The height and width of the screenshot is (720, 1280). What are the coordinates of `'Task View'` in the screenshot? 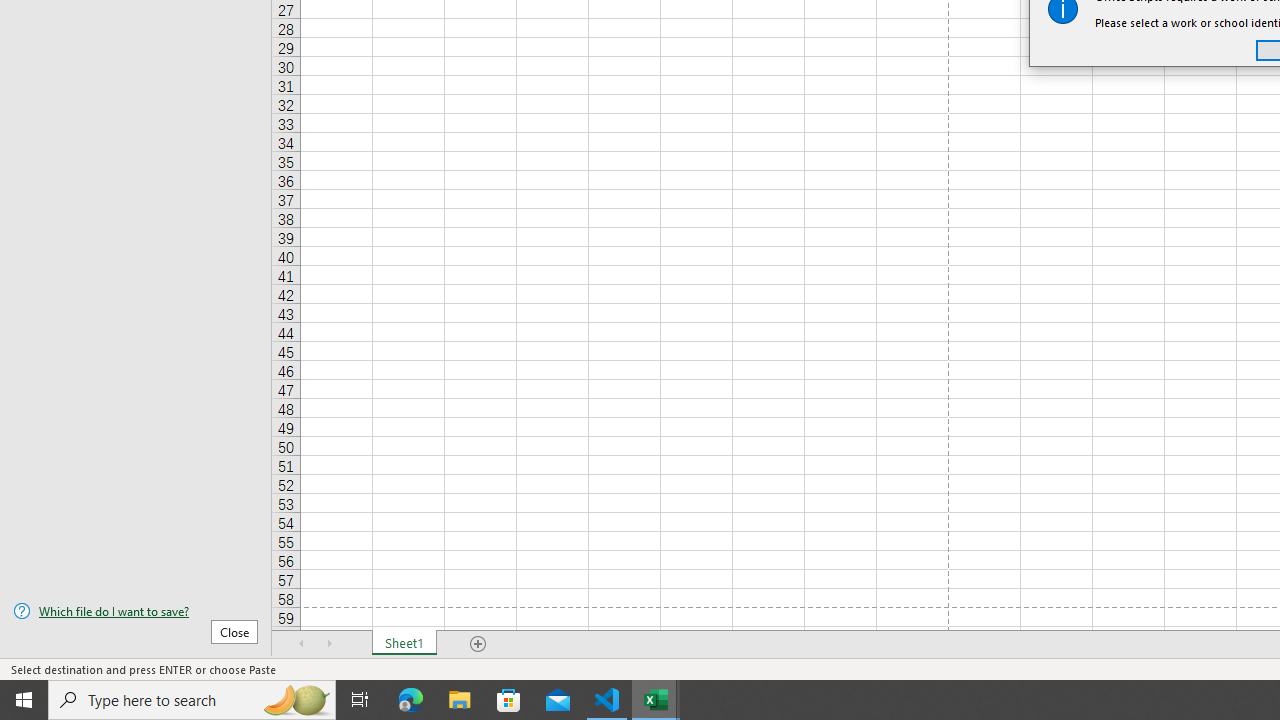 It's located at (359, 698).